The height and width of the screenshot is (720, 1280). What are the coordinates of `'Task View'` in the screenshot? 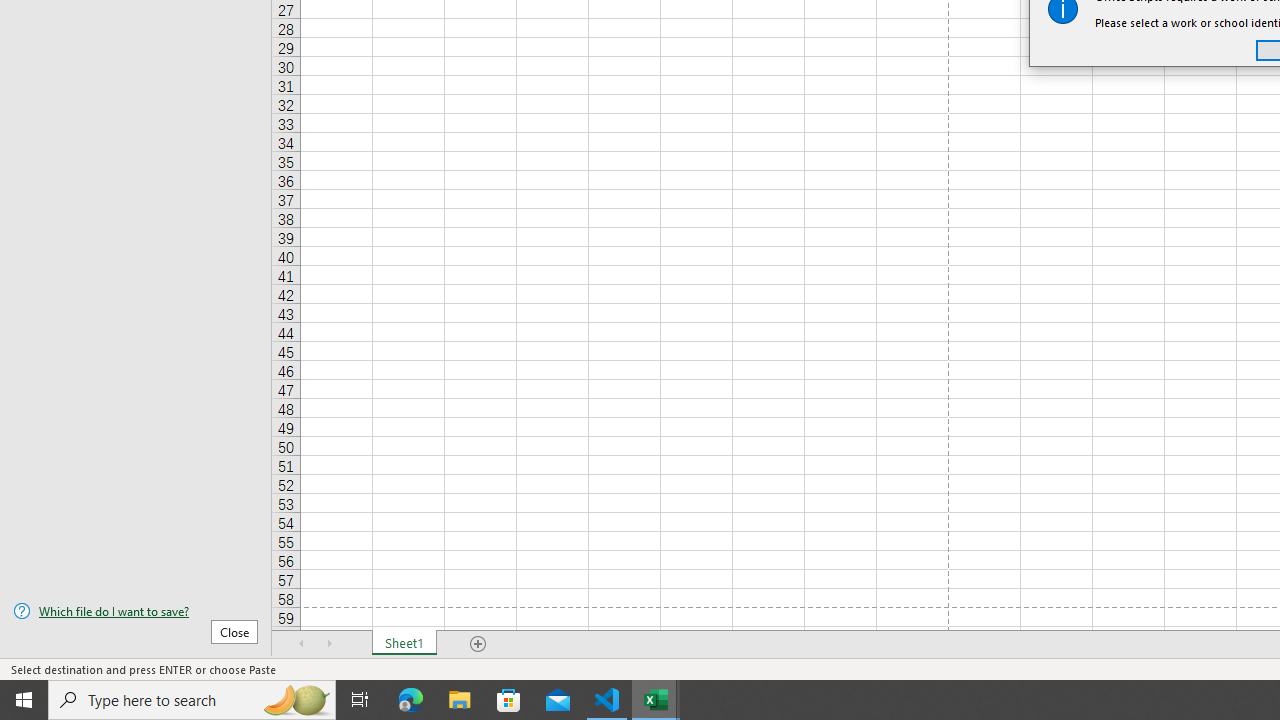 It's located at (359, 698).